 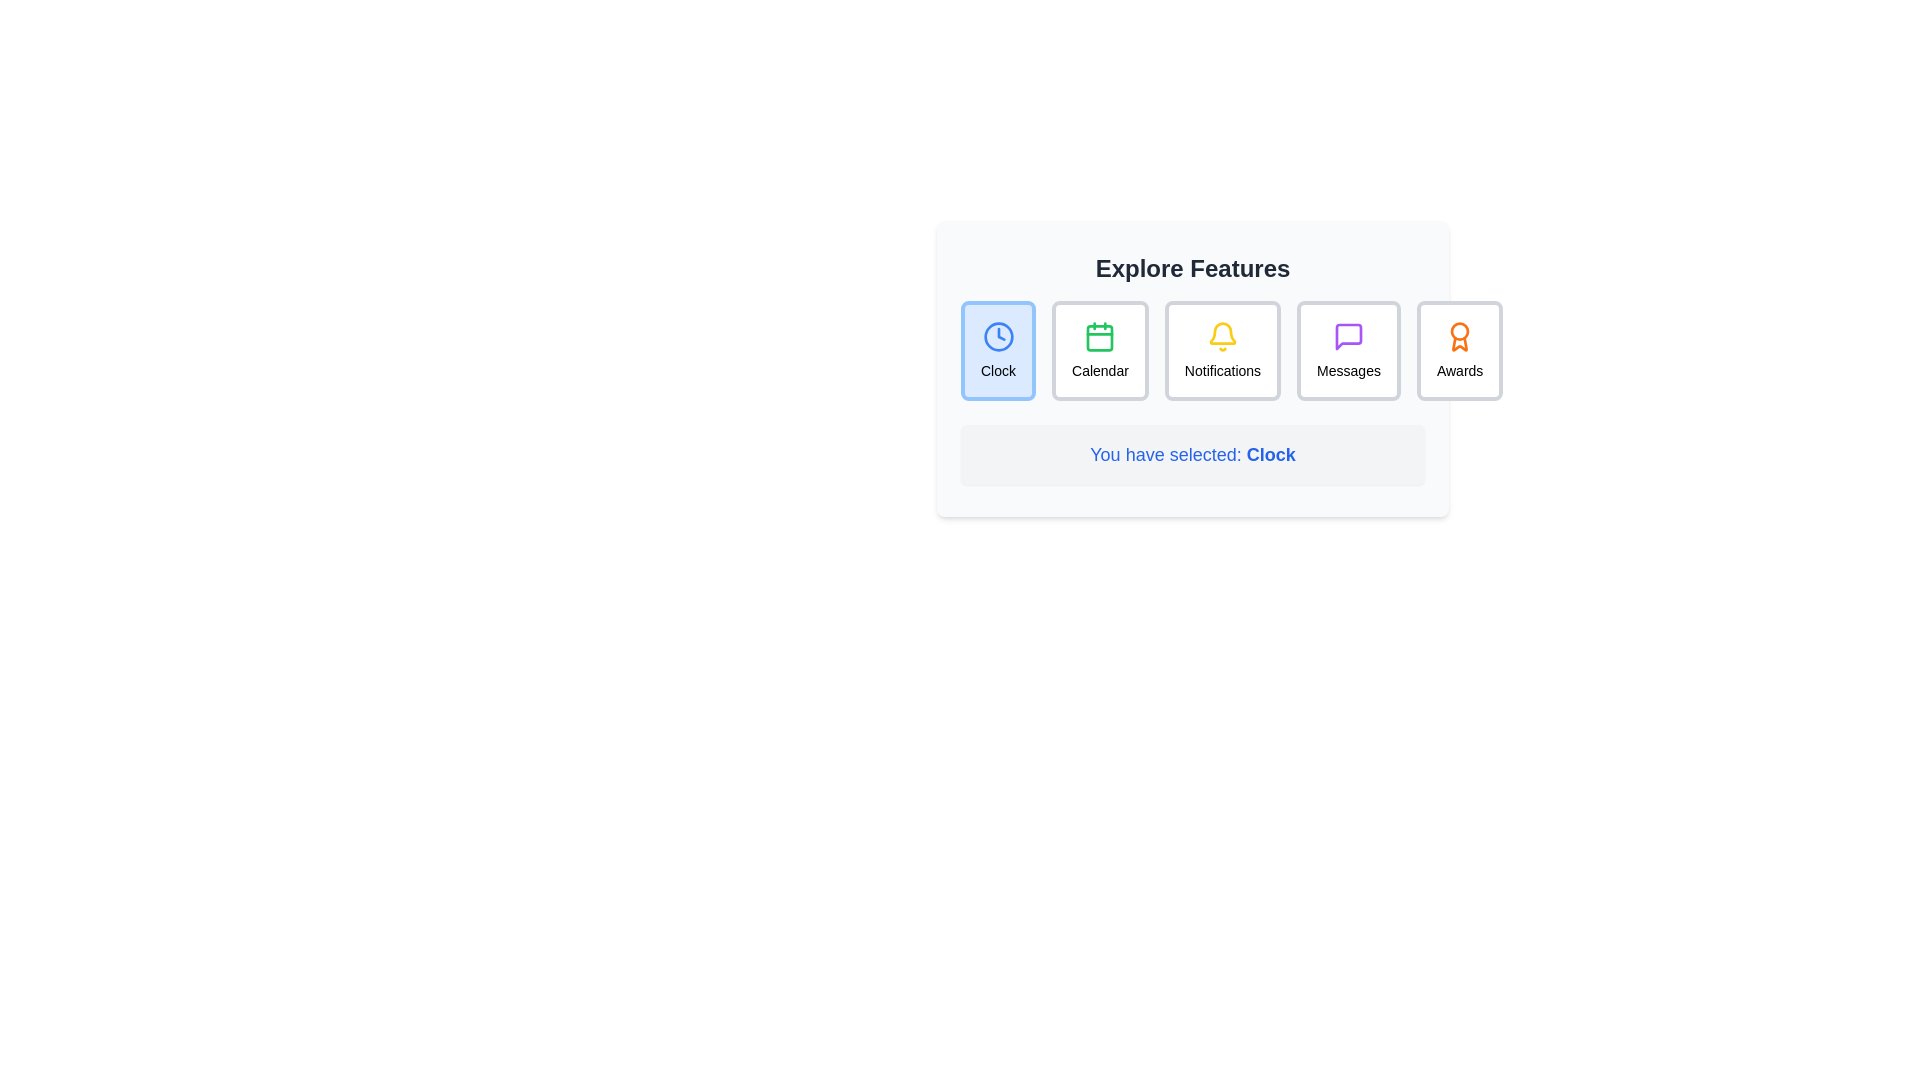 I want to click on the 'Awards' icon located on the far-right side of the horizontally aligned set of icons under the 'Explore Features' heading, so click(x=1460, y=335).